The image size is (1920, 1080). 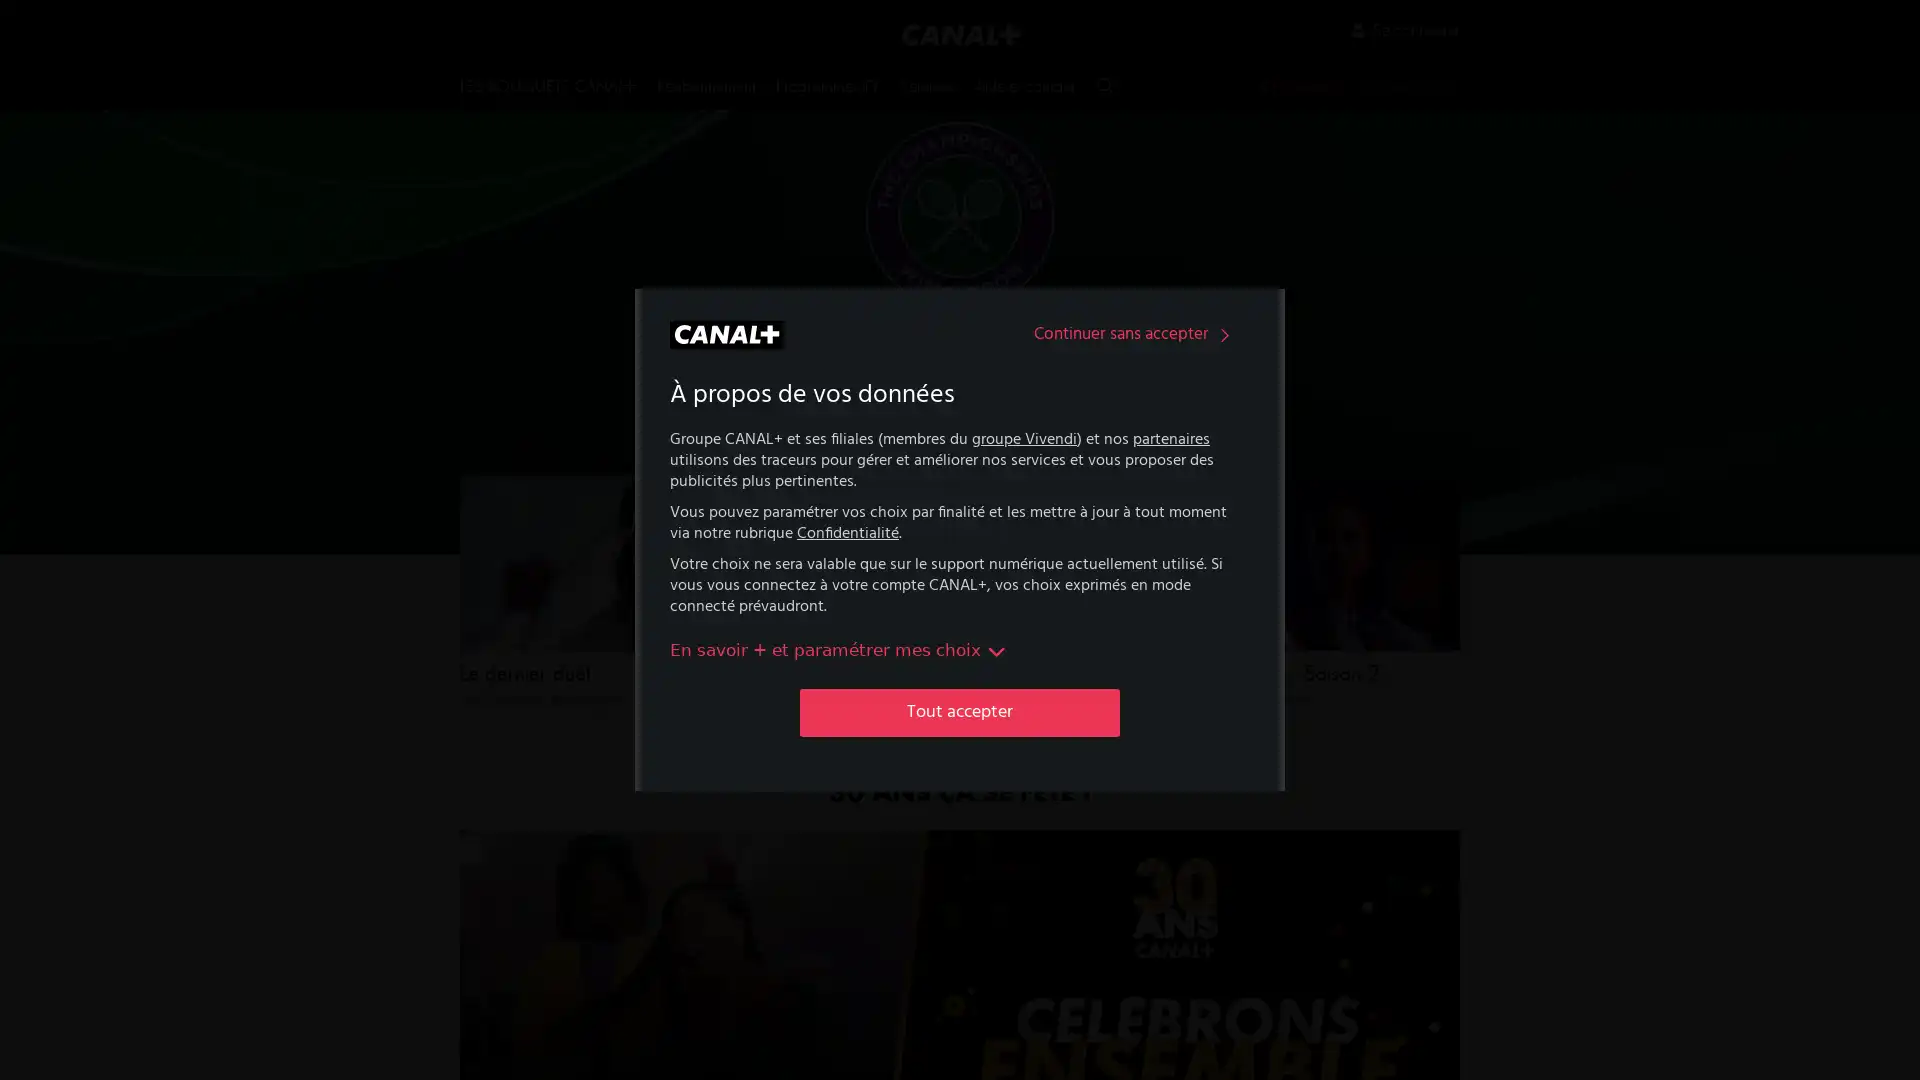 What do you see at coordinates (768, 587) in the screenshot?
I see `Cap Vert` at bounding box center [768, 587].